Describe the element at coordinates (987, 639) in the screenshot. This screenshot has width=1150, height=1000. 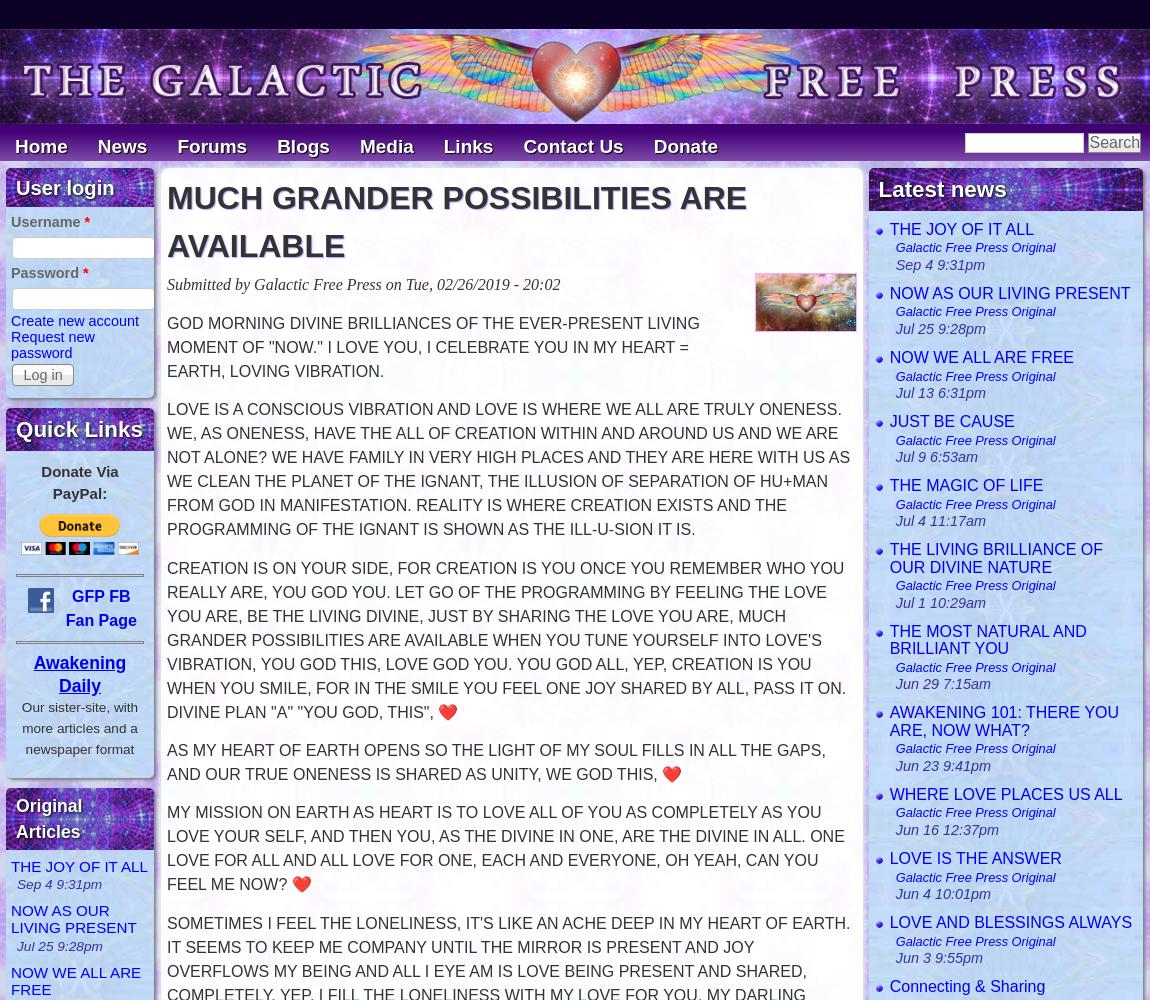
I see `'THE MOST NATURAL AND BRILLIANT YOU'` at that location.